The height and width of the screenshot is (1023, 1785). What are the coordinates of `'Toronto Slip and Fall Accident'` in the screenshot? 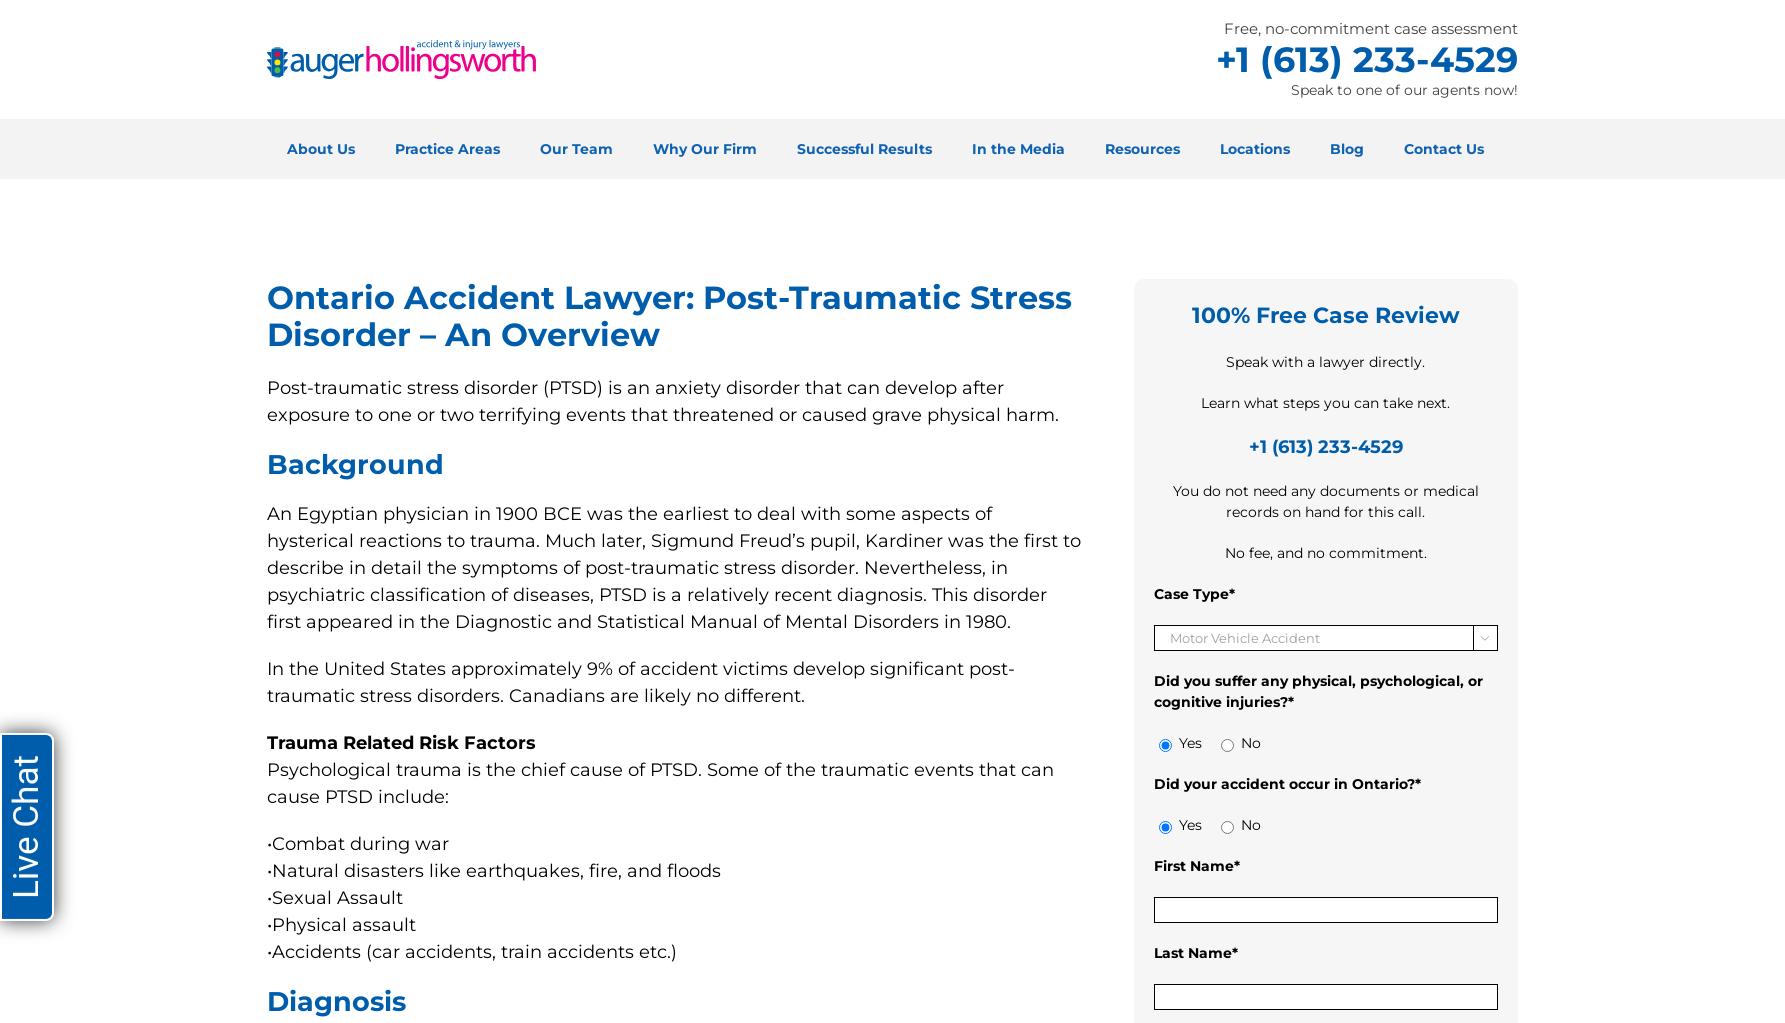 It's located at (968, 752).